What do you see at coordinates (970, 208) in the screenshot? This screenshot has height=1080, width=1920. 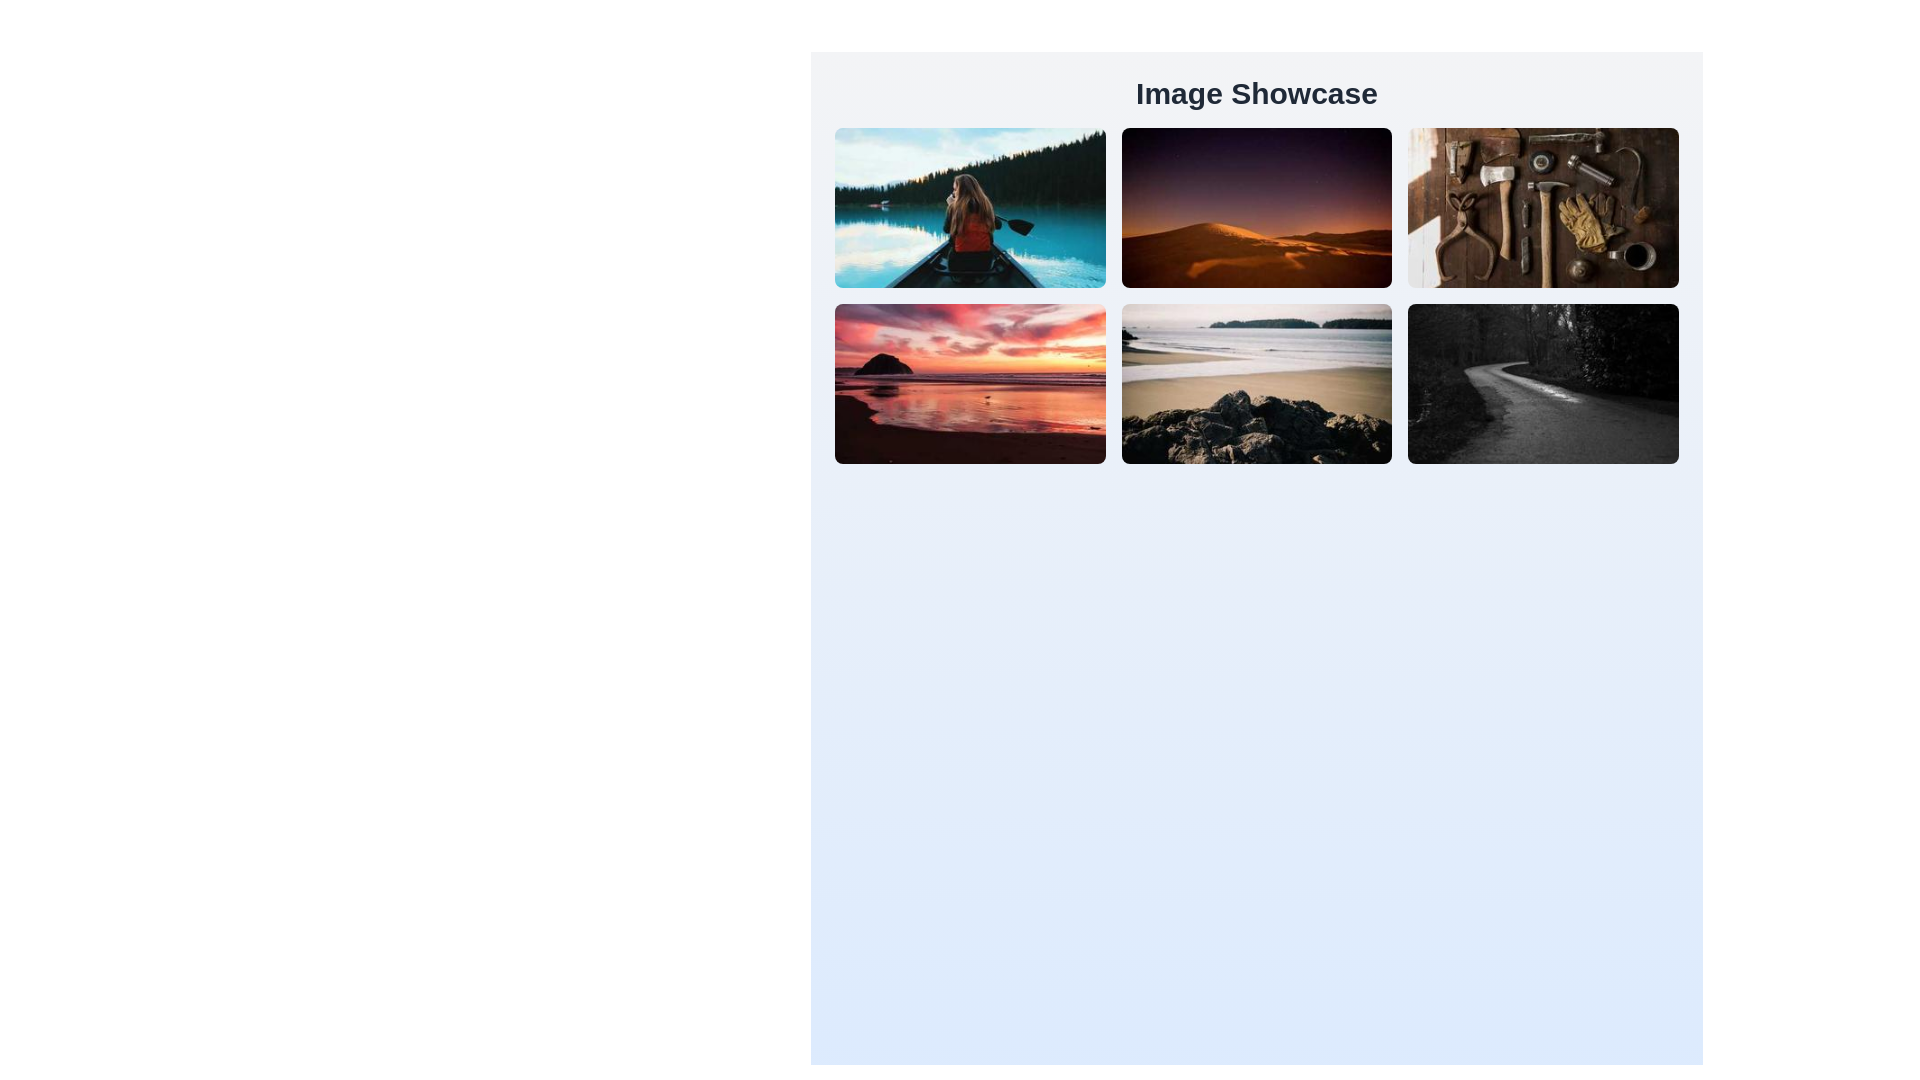 I see `styled rectangular image featuring a person in a canoe on a lake with a forest in the background, which is the first image in a grid layout, by opening developer tools` at bounding box center [970, 208].